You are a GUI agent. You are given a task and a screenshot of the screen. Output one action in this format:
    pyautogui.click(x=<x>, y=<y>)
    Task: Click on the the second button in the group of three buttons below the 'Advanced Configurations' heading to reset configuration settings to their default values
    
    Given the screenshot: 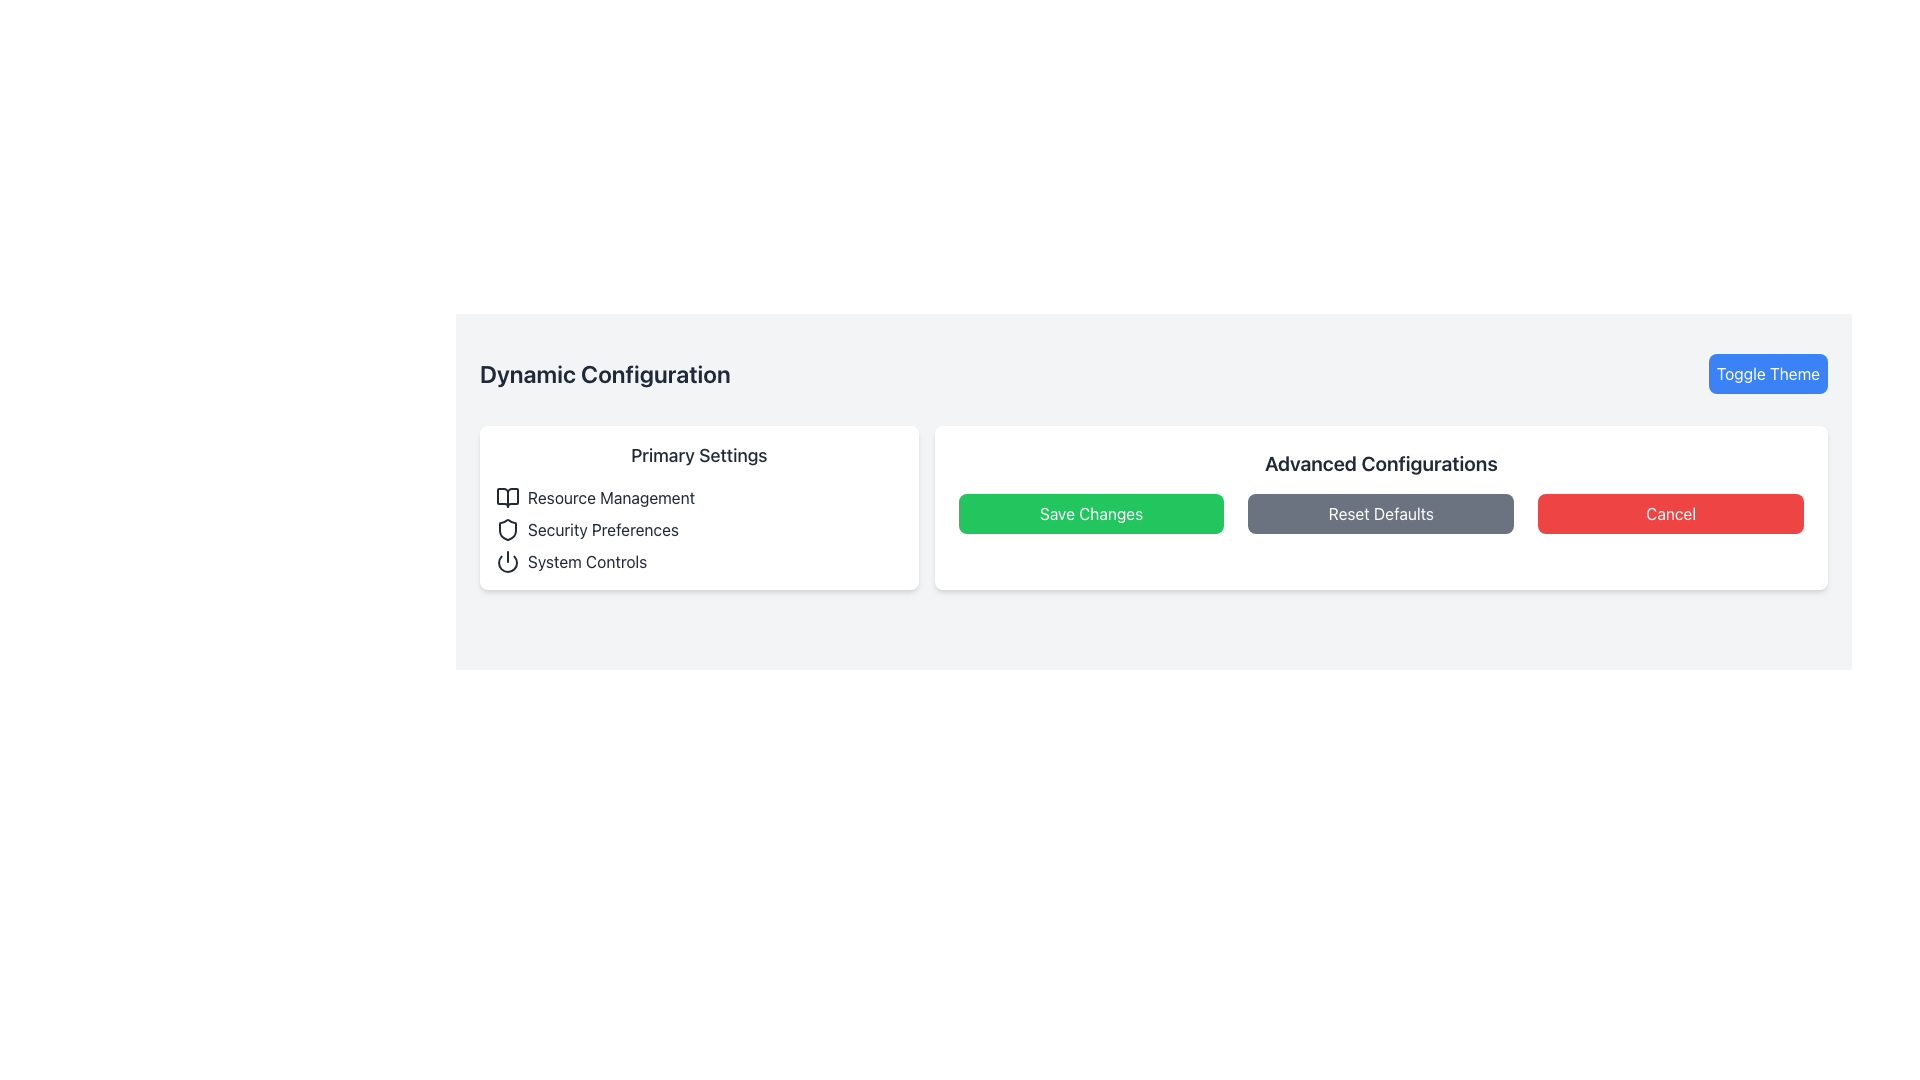 What is the action you would take?
    pyautogui.click(x=1380, y=512)
    